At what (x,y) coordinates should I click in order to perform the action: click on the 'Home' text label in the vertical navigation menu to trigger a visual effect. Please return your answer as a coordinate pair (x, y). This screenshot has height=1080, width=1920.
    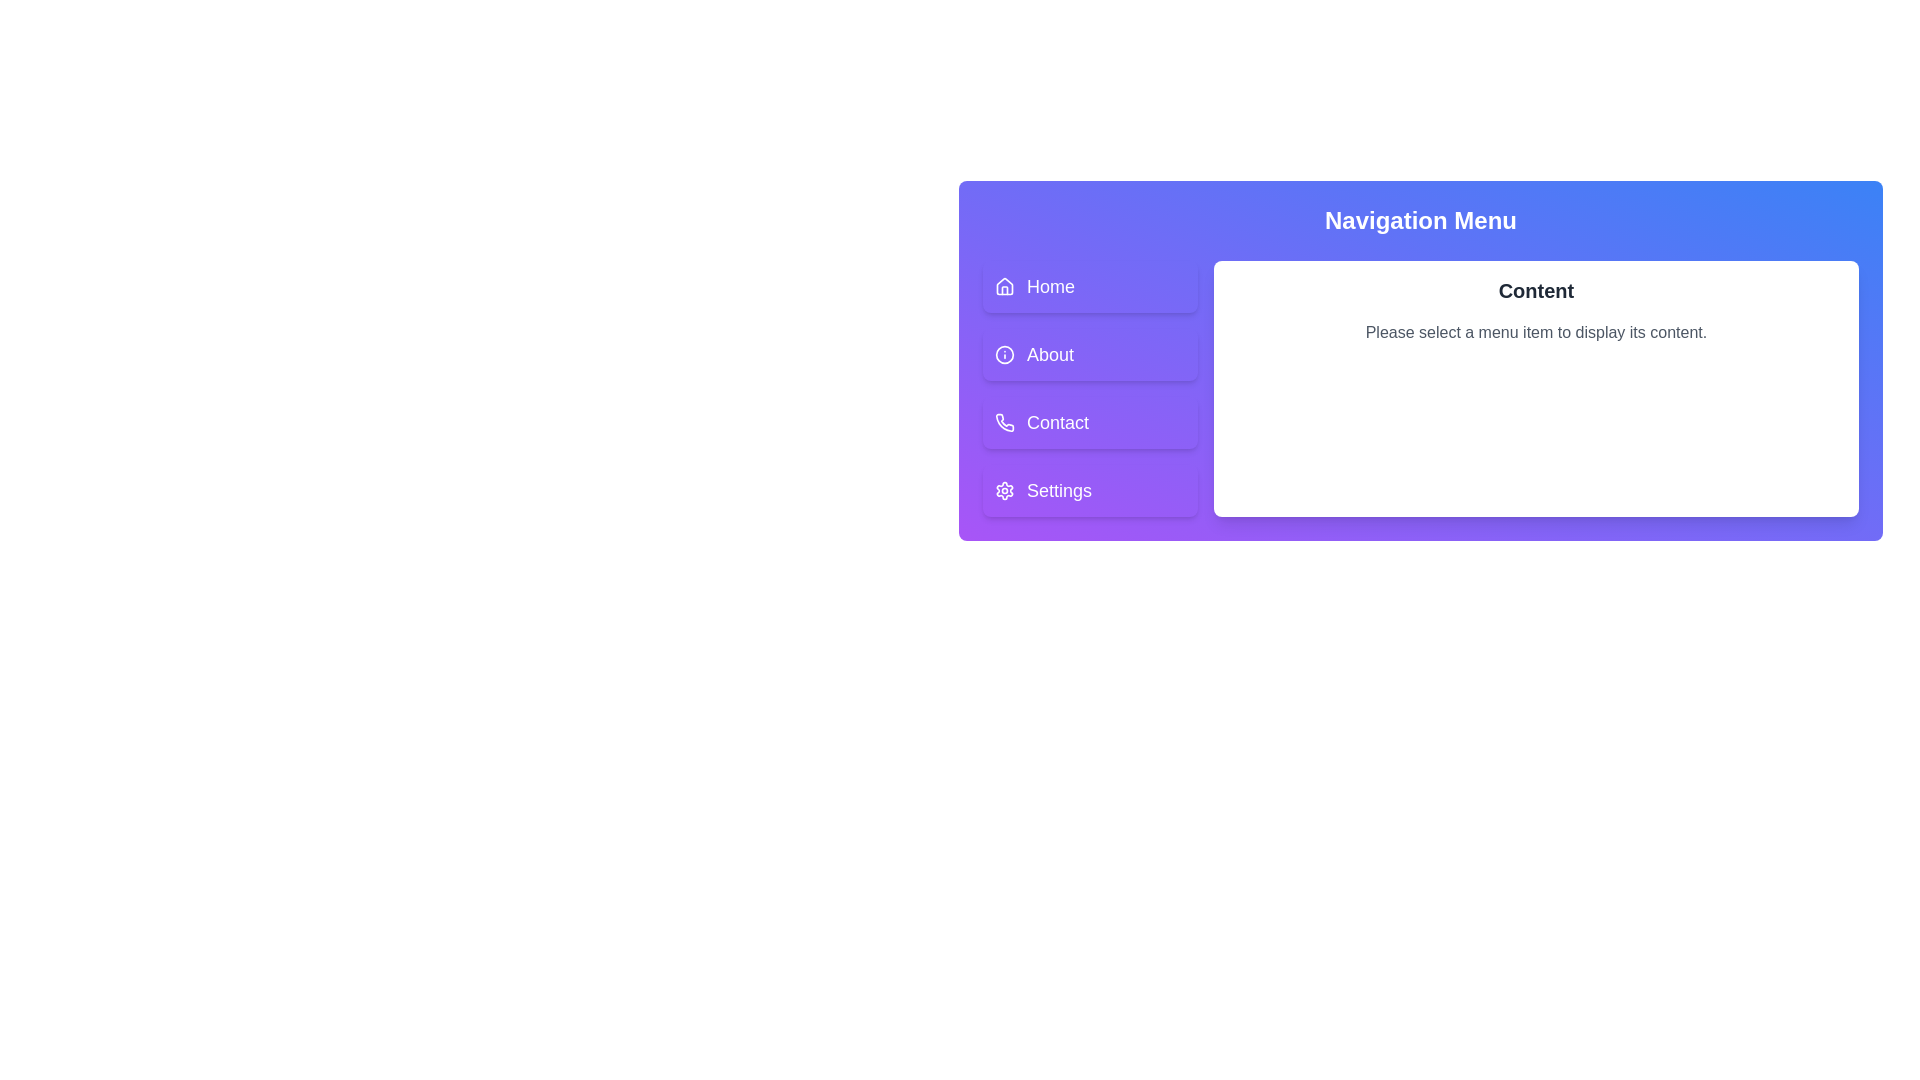
    Looking at the image, I should click on (1050, 286).